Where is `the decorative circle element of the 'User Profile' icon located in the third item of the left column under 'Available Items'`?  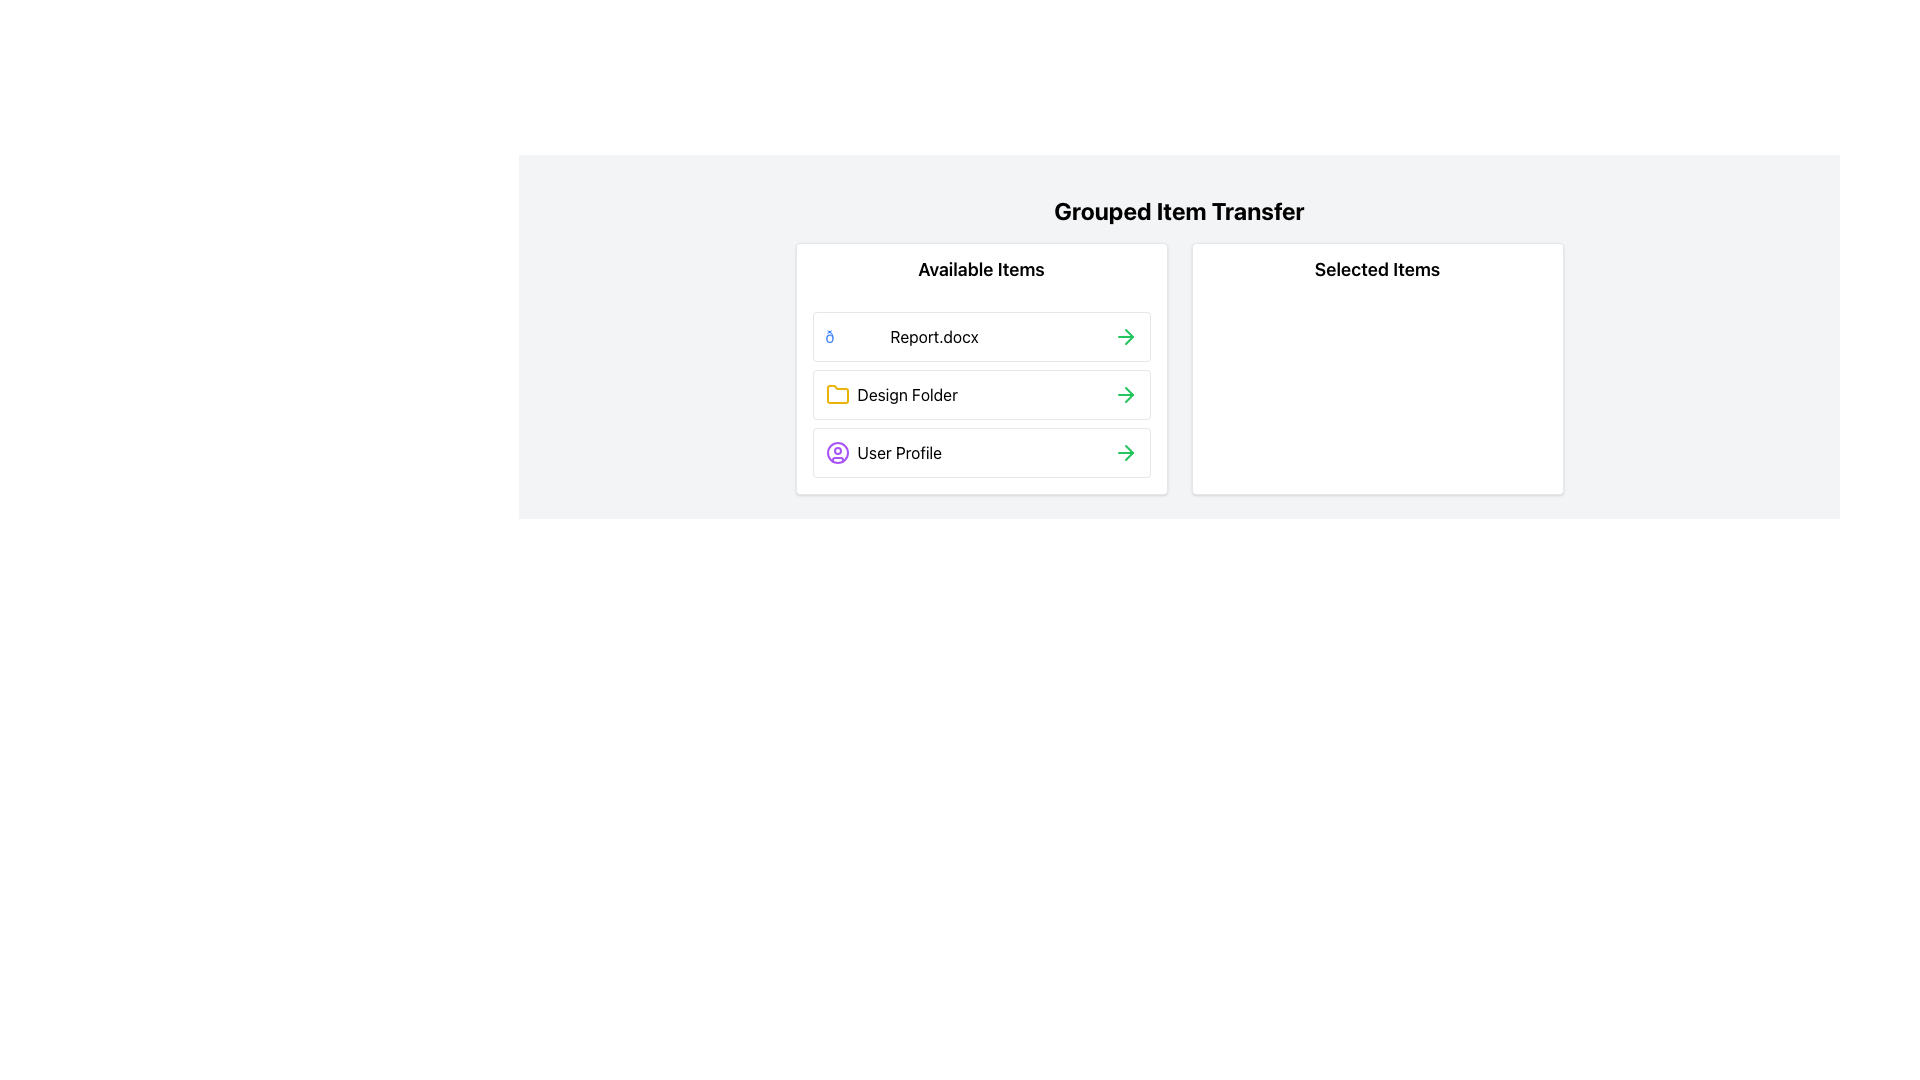 the decorative circle element of the 'User Profile' icon located in the third item of the left column under 'Available Items' is located at coordinates (837, 452).